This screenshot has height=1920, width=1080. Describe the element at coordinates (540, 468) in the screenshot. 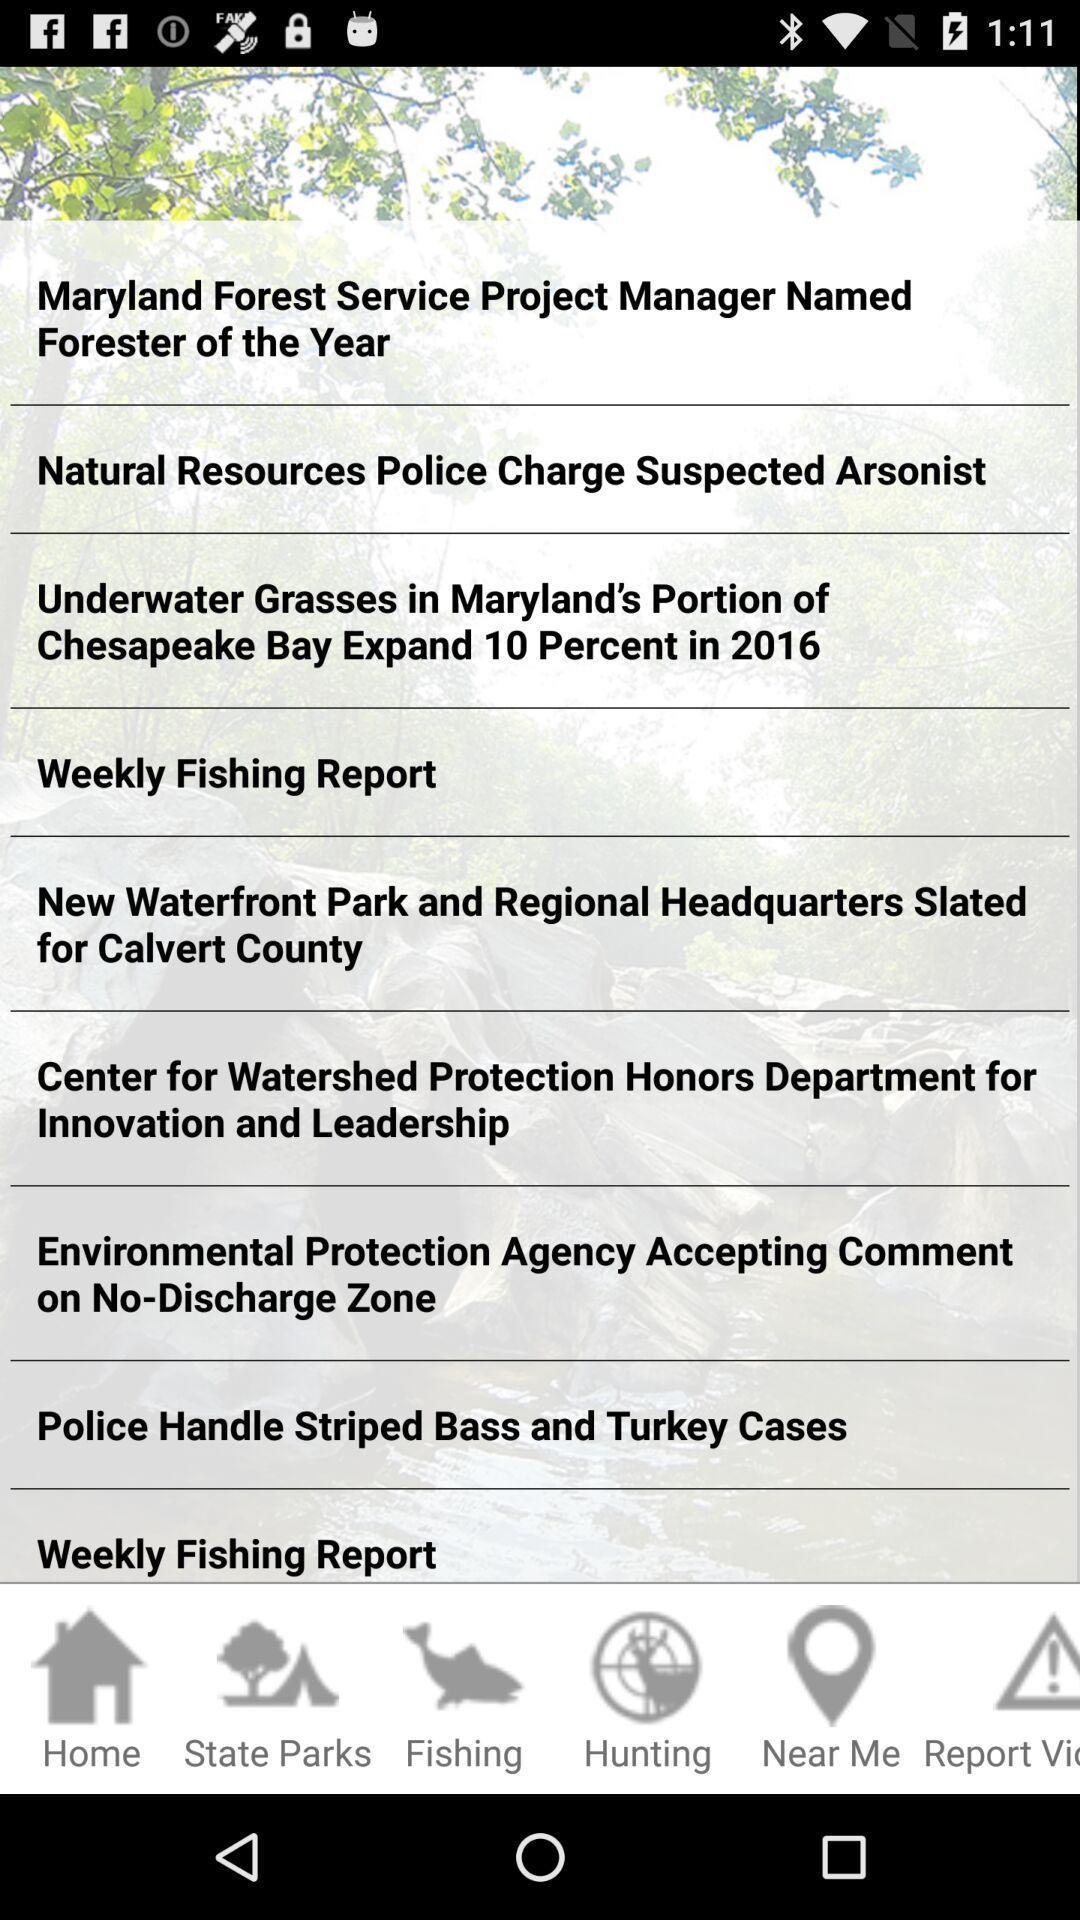

I see `item below the maryland forest service` at that location.